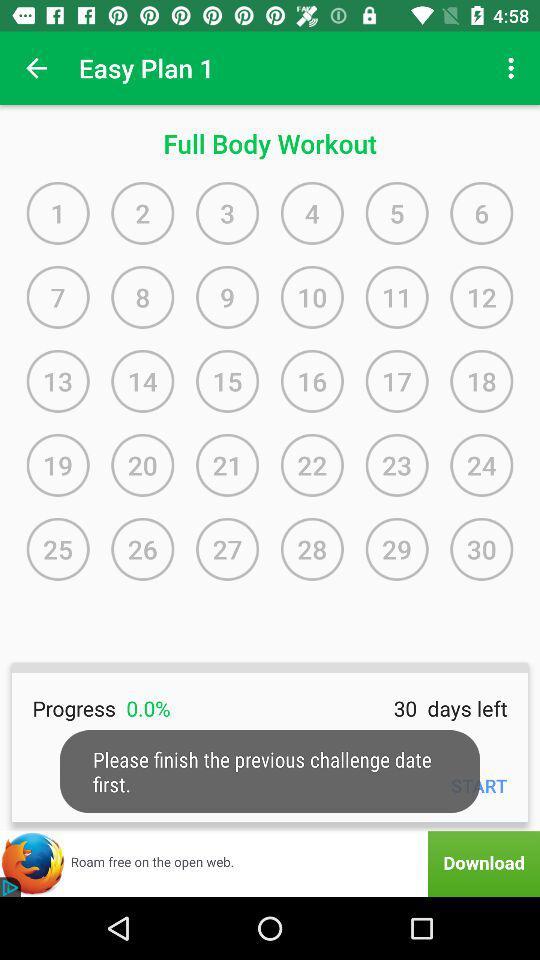 This screenshot has width=540, height=960. Describe the element at coordinates (270, 863) in the screenshot. I see `download this extension` at that location.